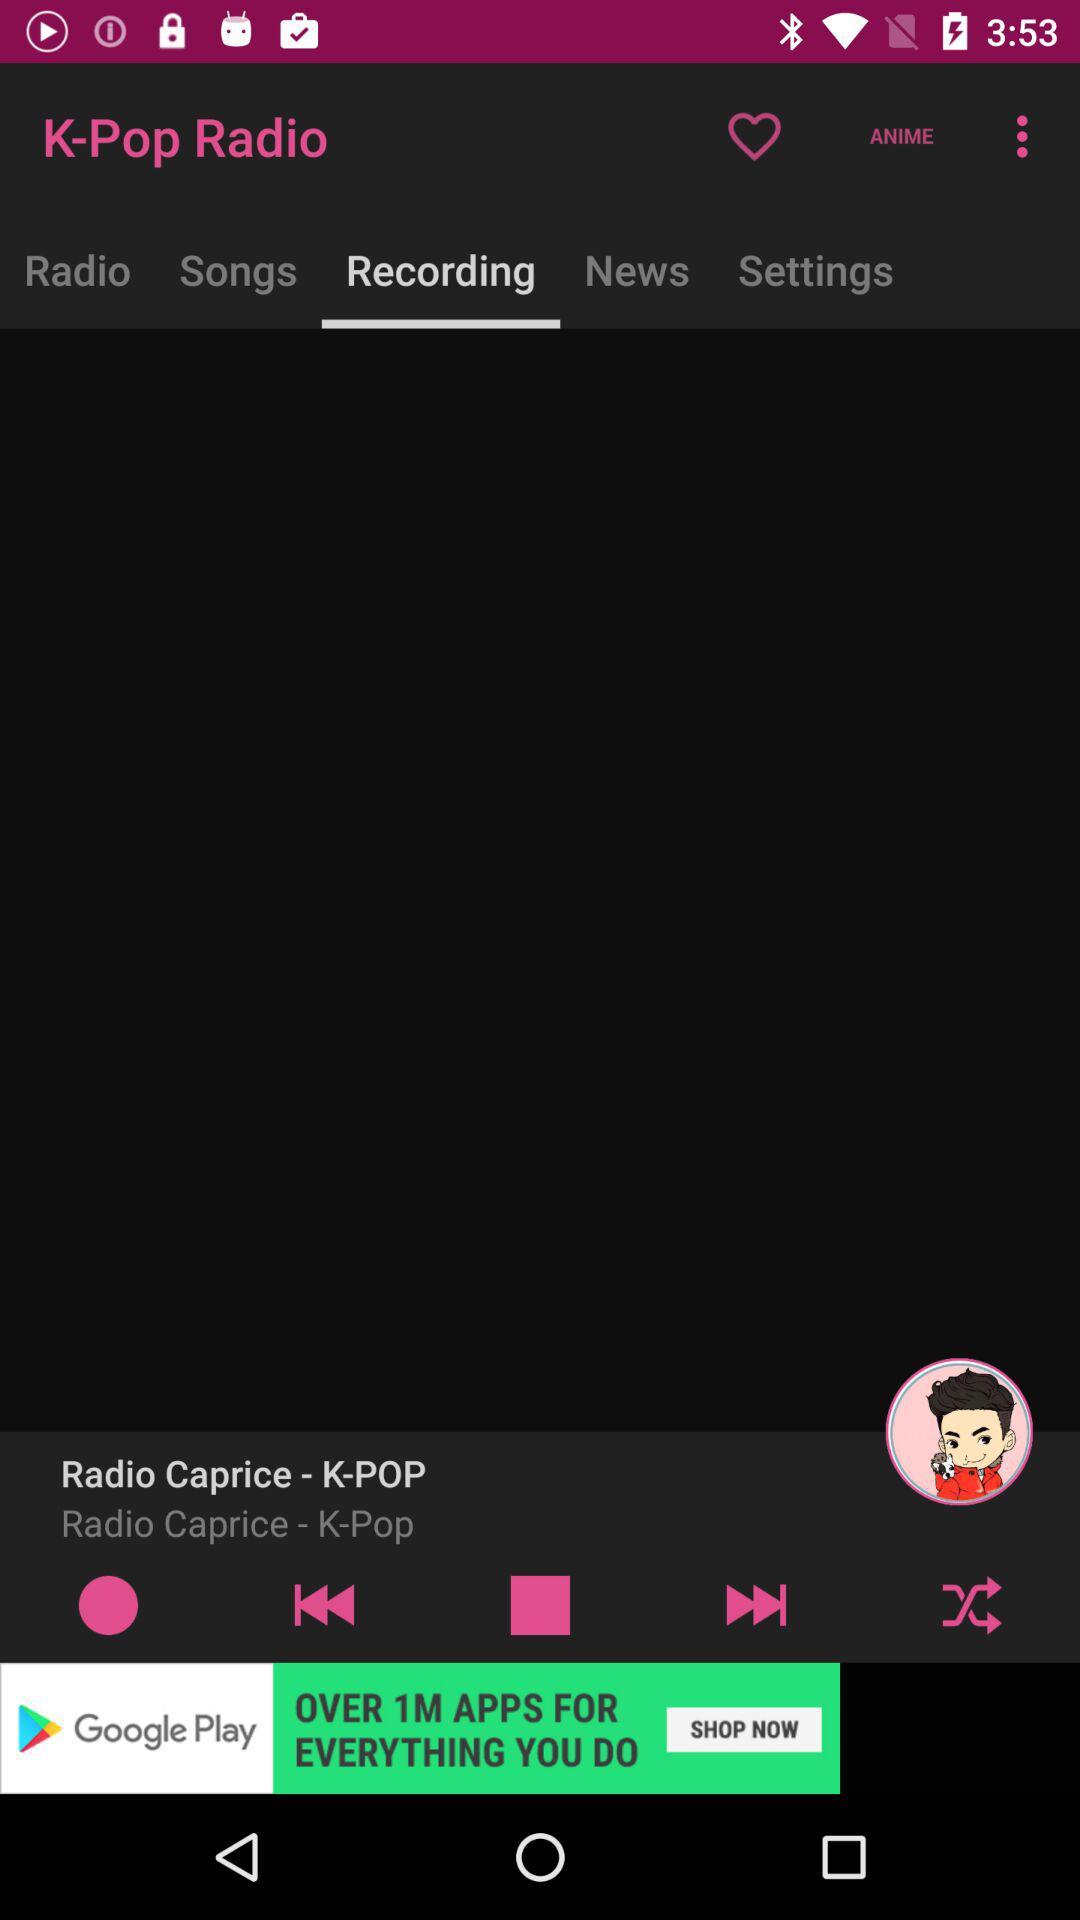 The height and width of the screenshot is (1920, 1080). I want to click on pause option, so click(540, 1604).